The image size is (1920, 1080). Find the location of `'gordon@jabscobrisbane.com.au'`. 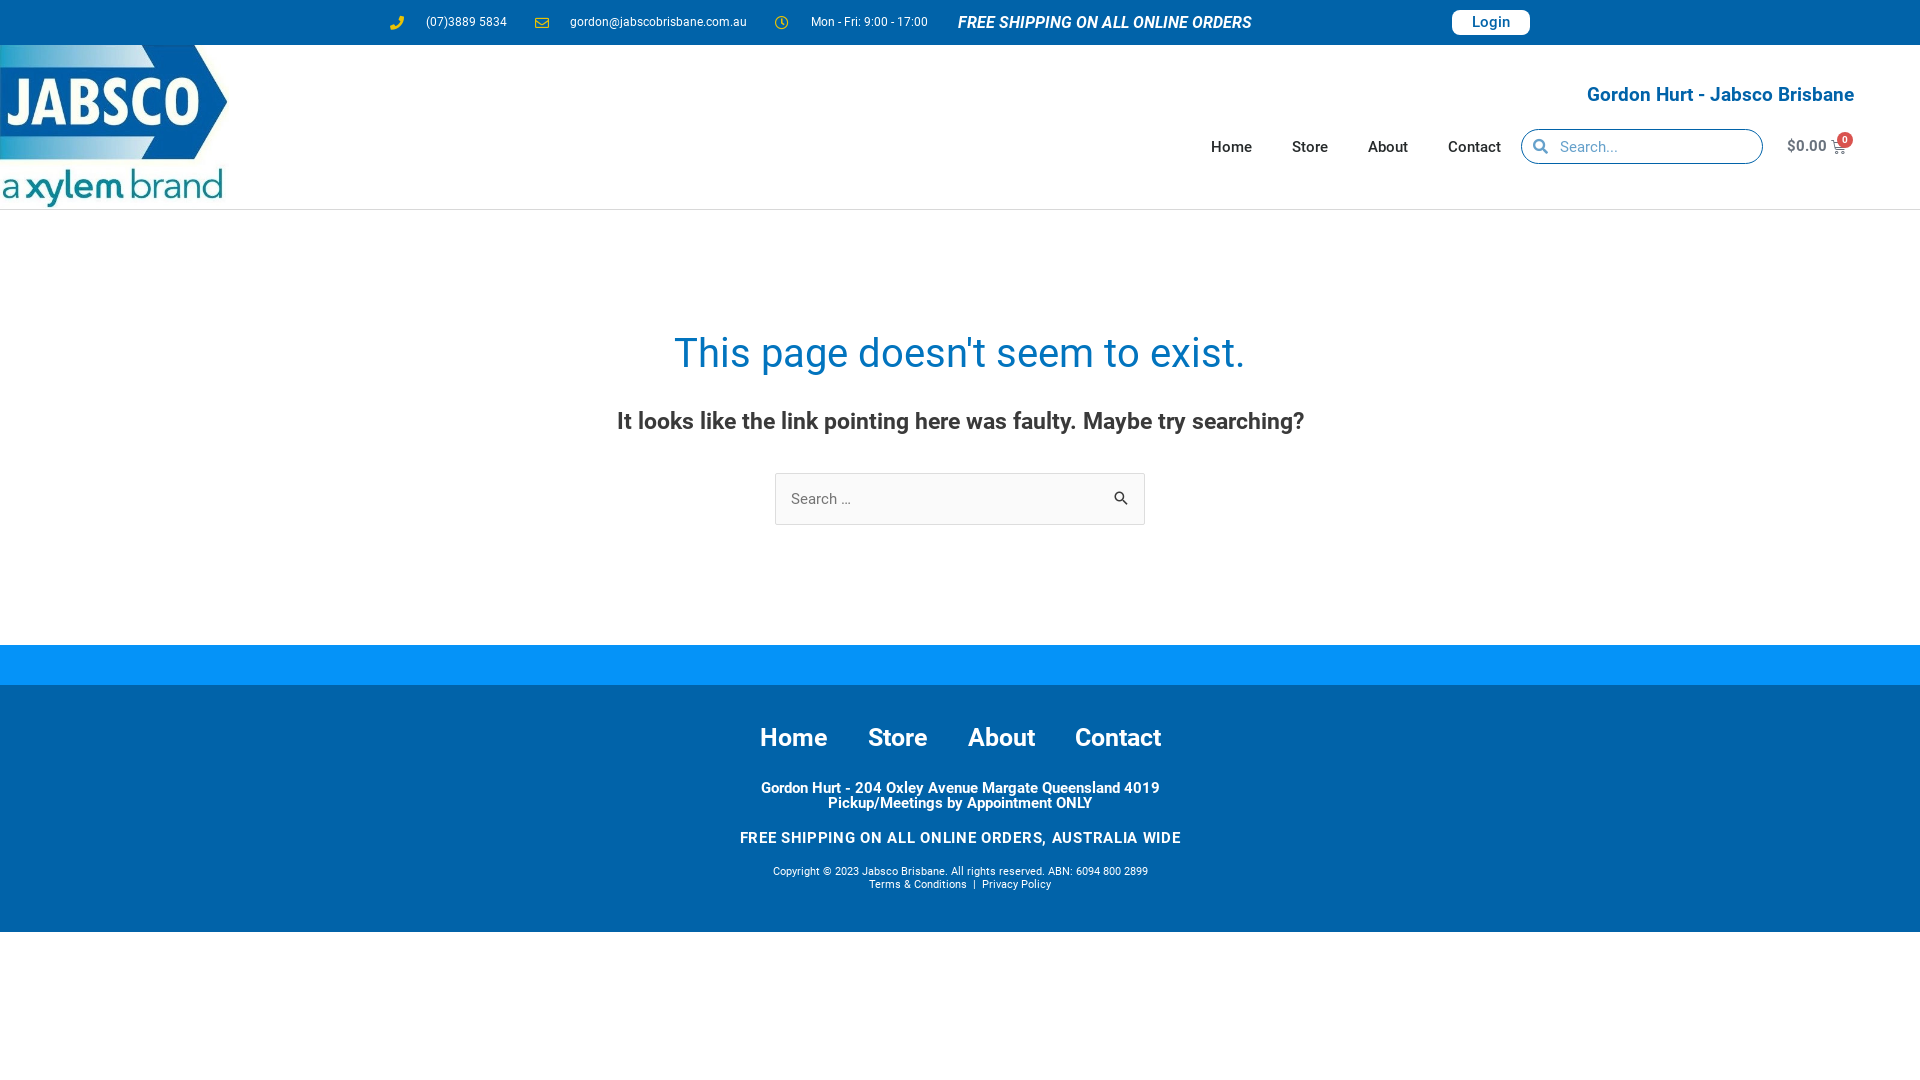

'gordon@jabscobrisbane.com.au' is located at coordinates (640, 22).